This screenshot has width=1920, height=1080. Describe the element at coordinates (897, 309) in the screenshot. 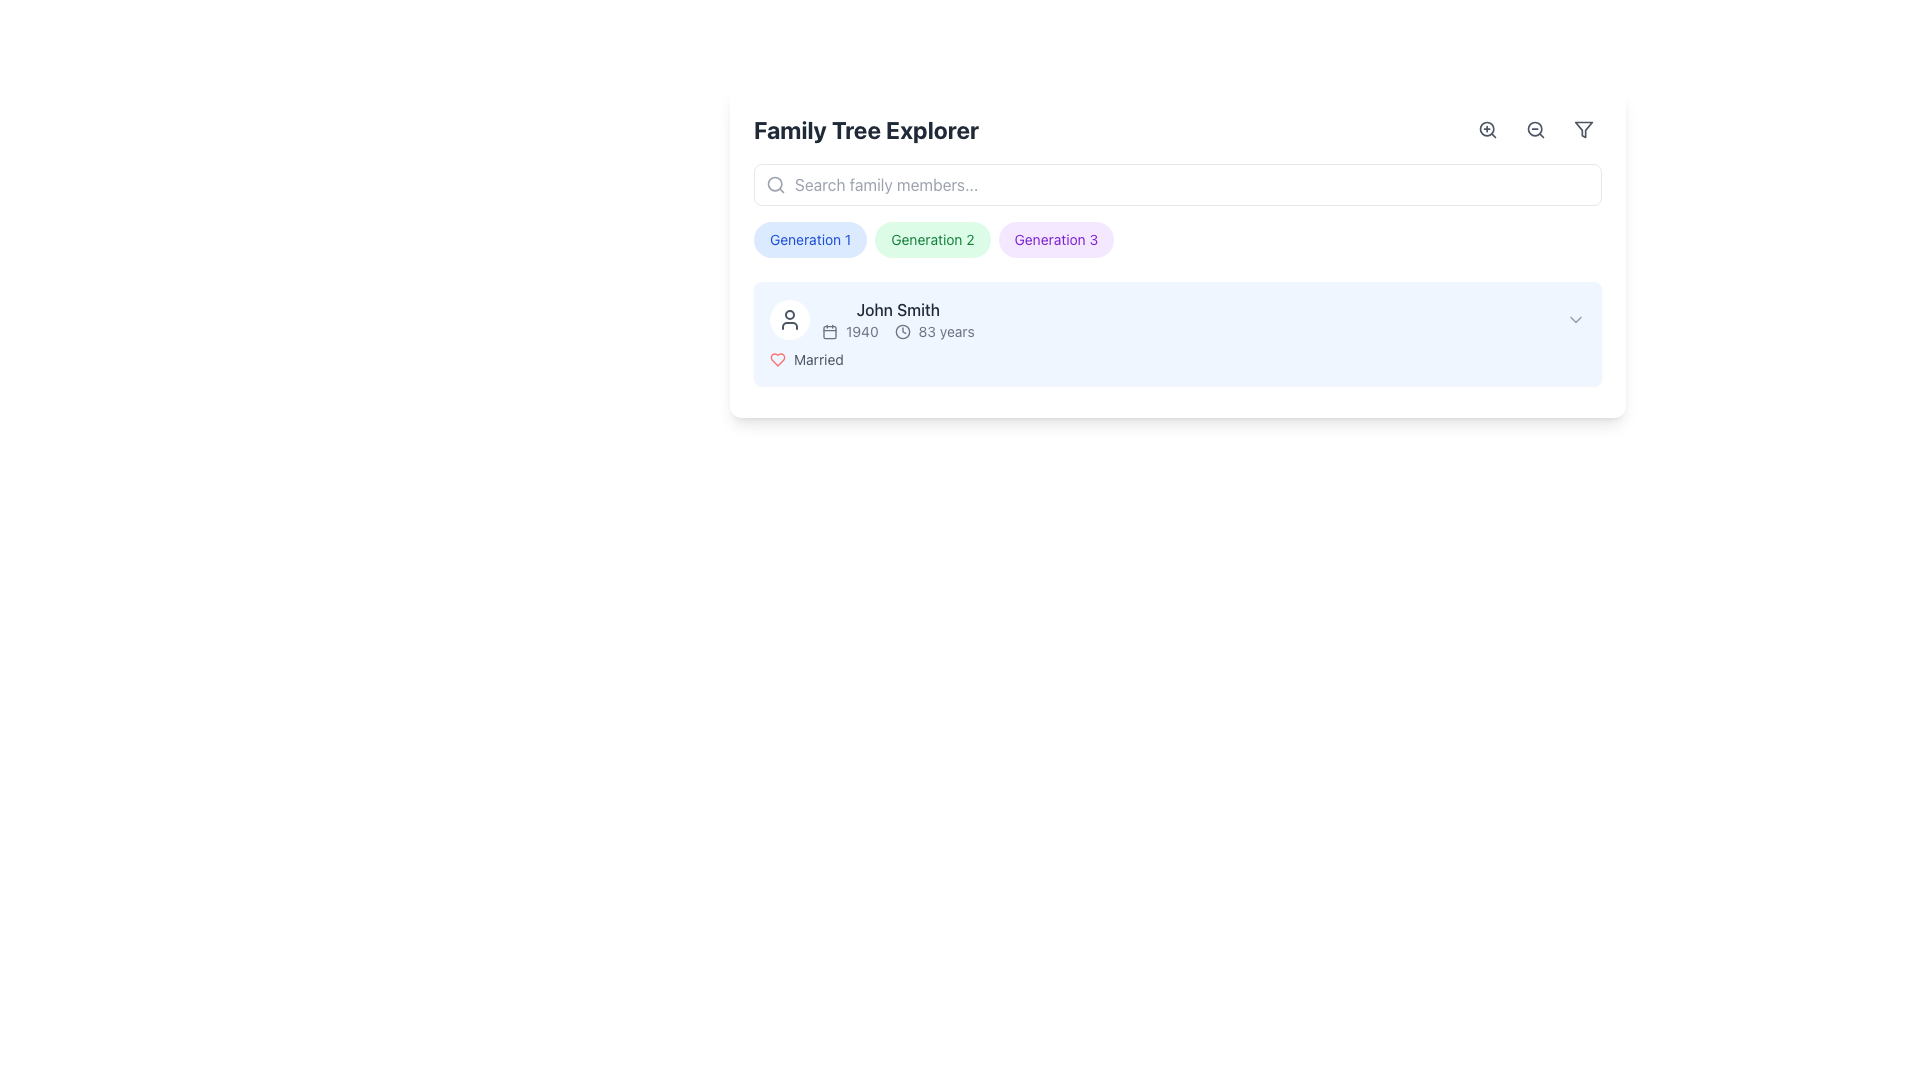

I see `the text element displaying the name of a person, which is the top-most text in the user information card, located next to the profile icon and above the date of birth and age details` at that location.